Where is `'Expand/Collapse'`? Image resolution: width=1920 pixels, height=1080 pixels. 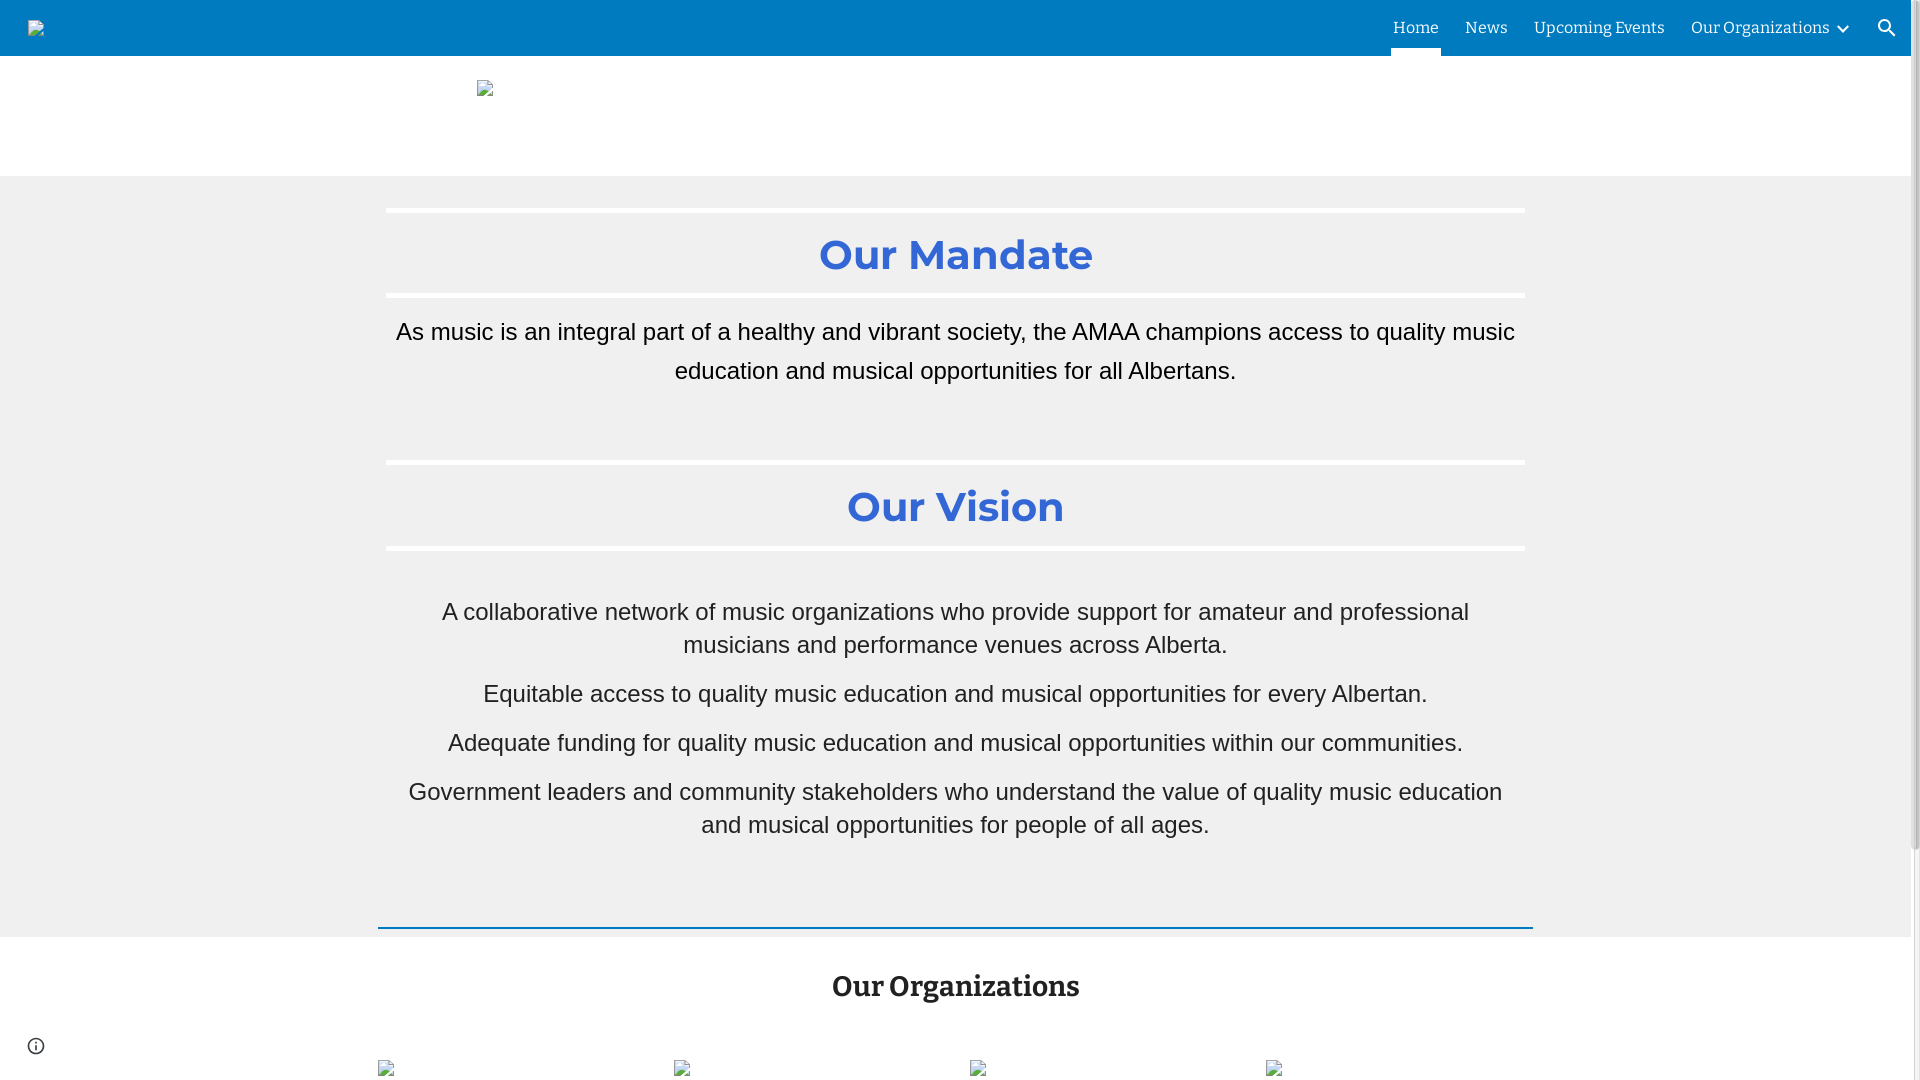 'Expand/Collapse' is located at coordinates (1833, 27).